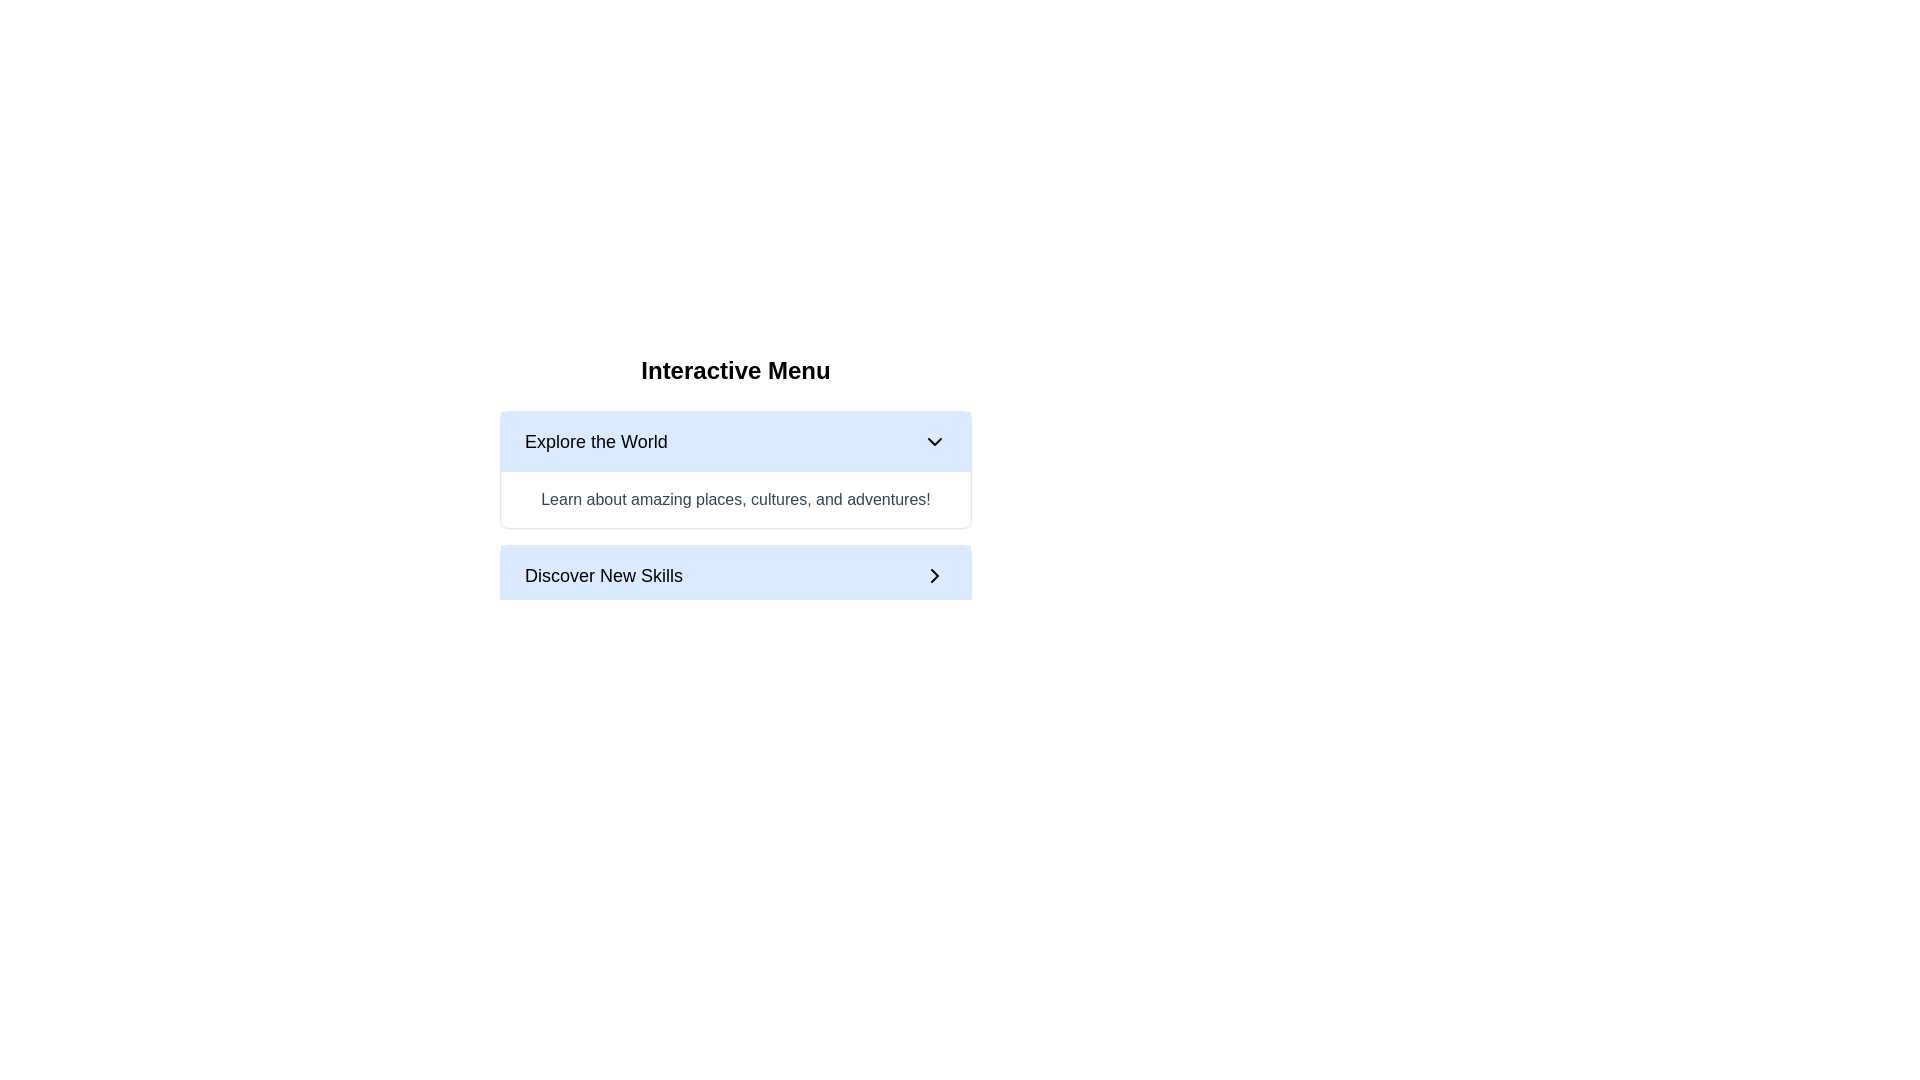 Image resolution: width=1920 pixels, height=1080 pixels. Describe the element at coordinates (934, 575) in the screenshot. I see `the arrow icon located to the far right of the 'Discover New Skills' button` at that location.